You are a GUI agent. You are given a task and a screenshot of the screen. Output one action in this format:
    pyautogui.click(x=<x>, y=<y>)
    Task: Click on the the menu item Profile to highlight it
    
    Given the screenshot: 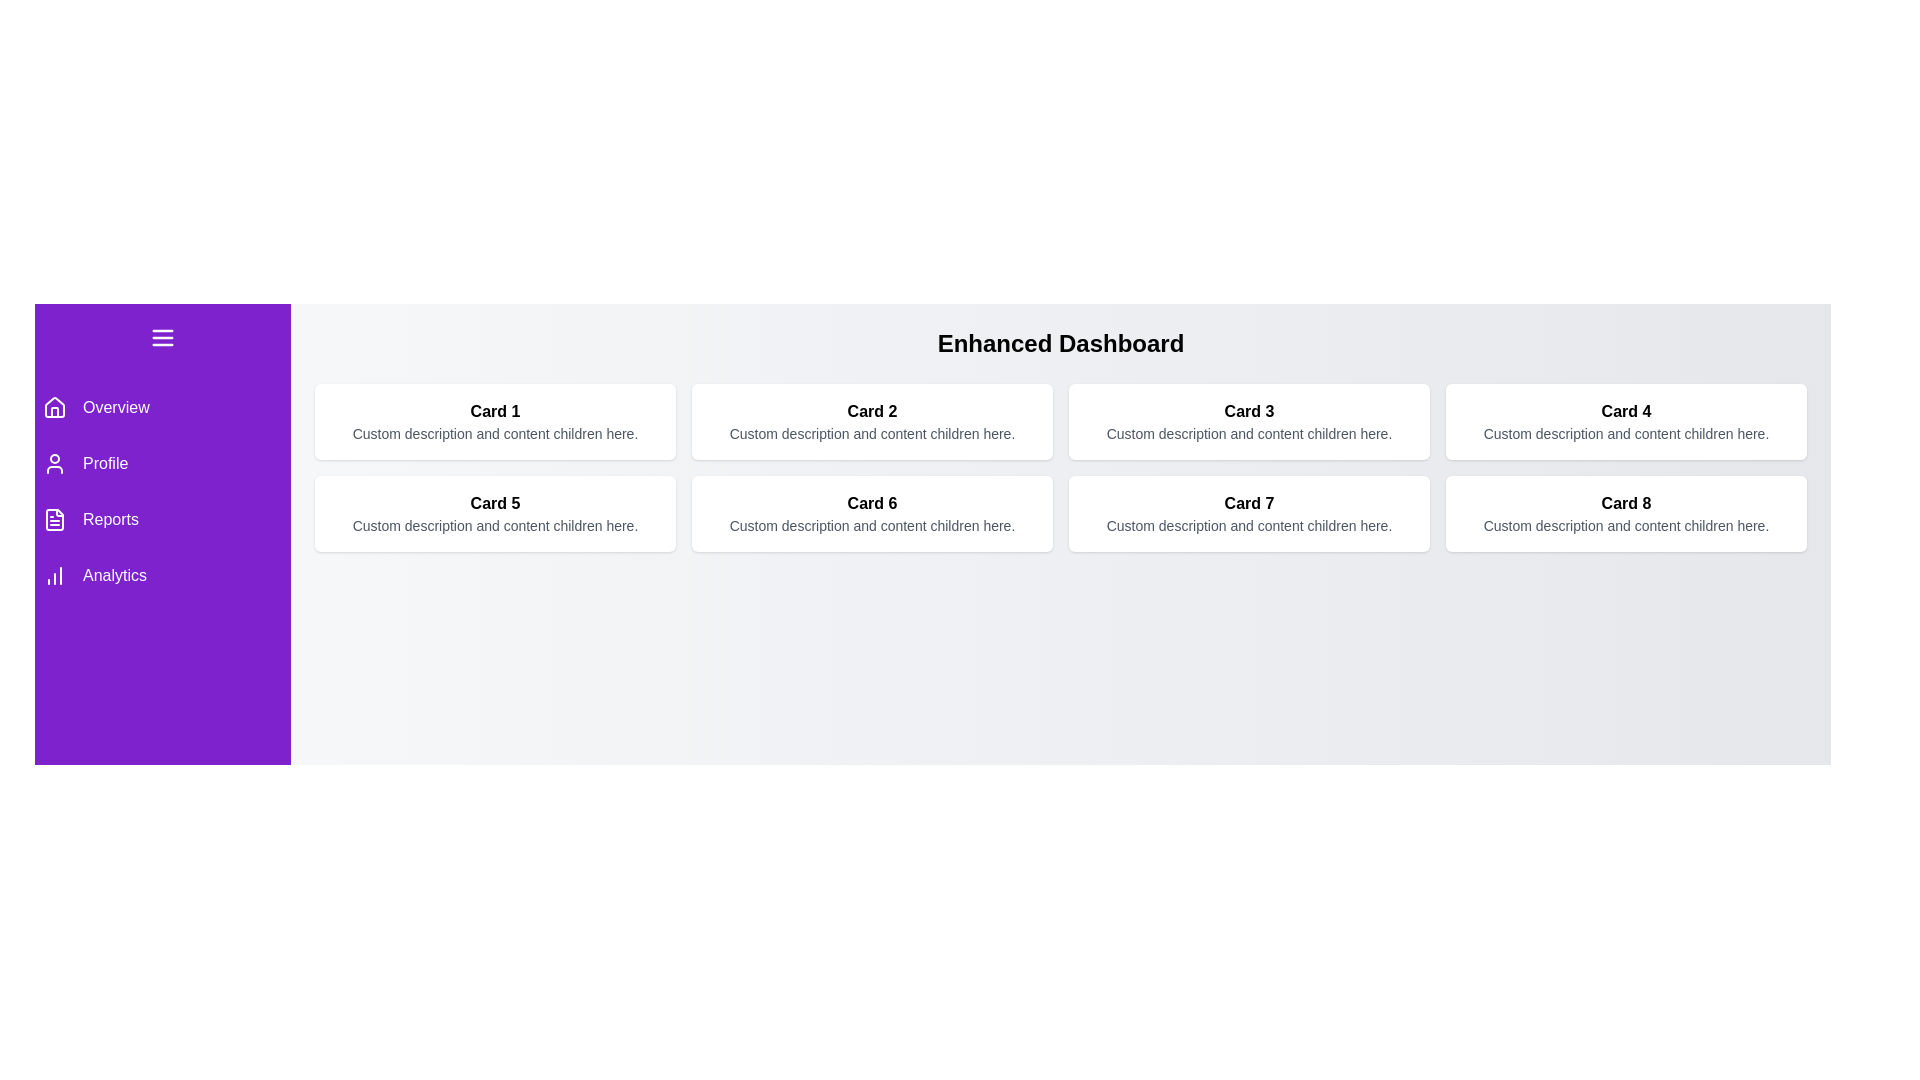 What is the action you would take?
    pyautogui.click(x=163, y=463)
    